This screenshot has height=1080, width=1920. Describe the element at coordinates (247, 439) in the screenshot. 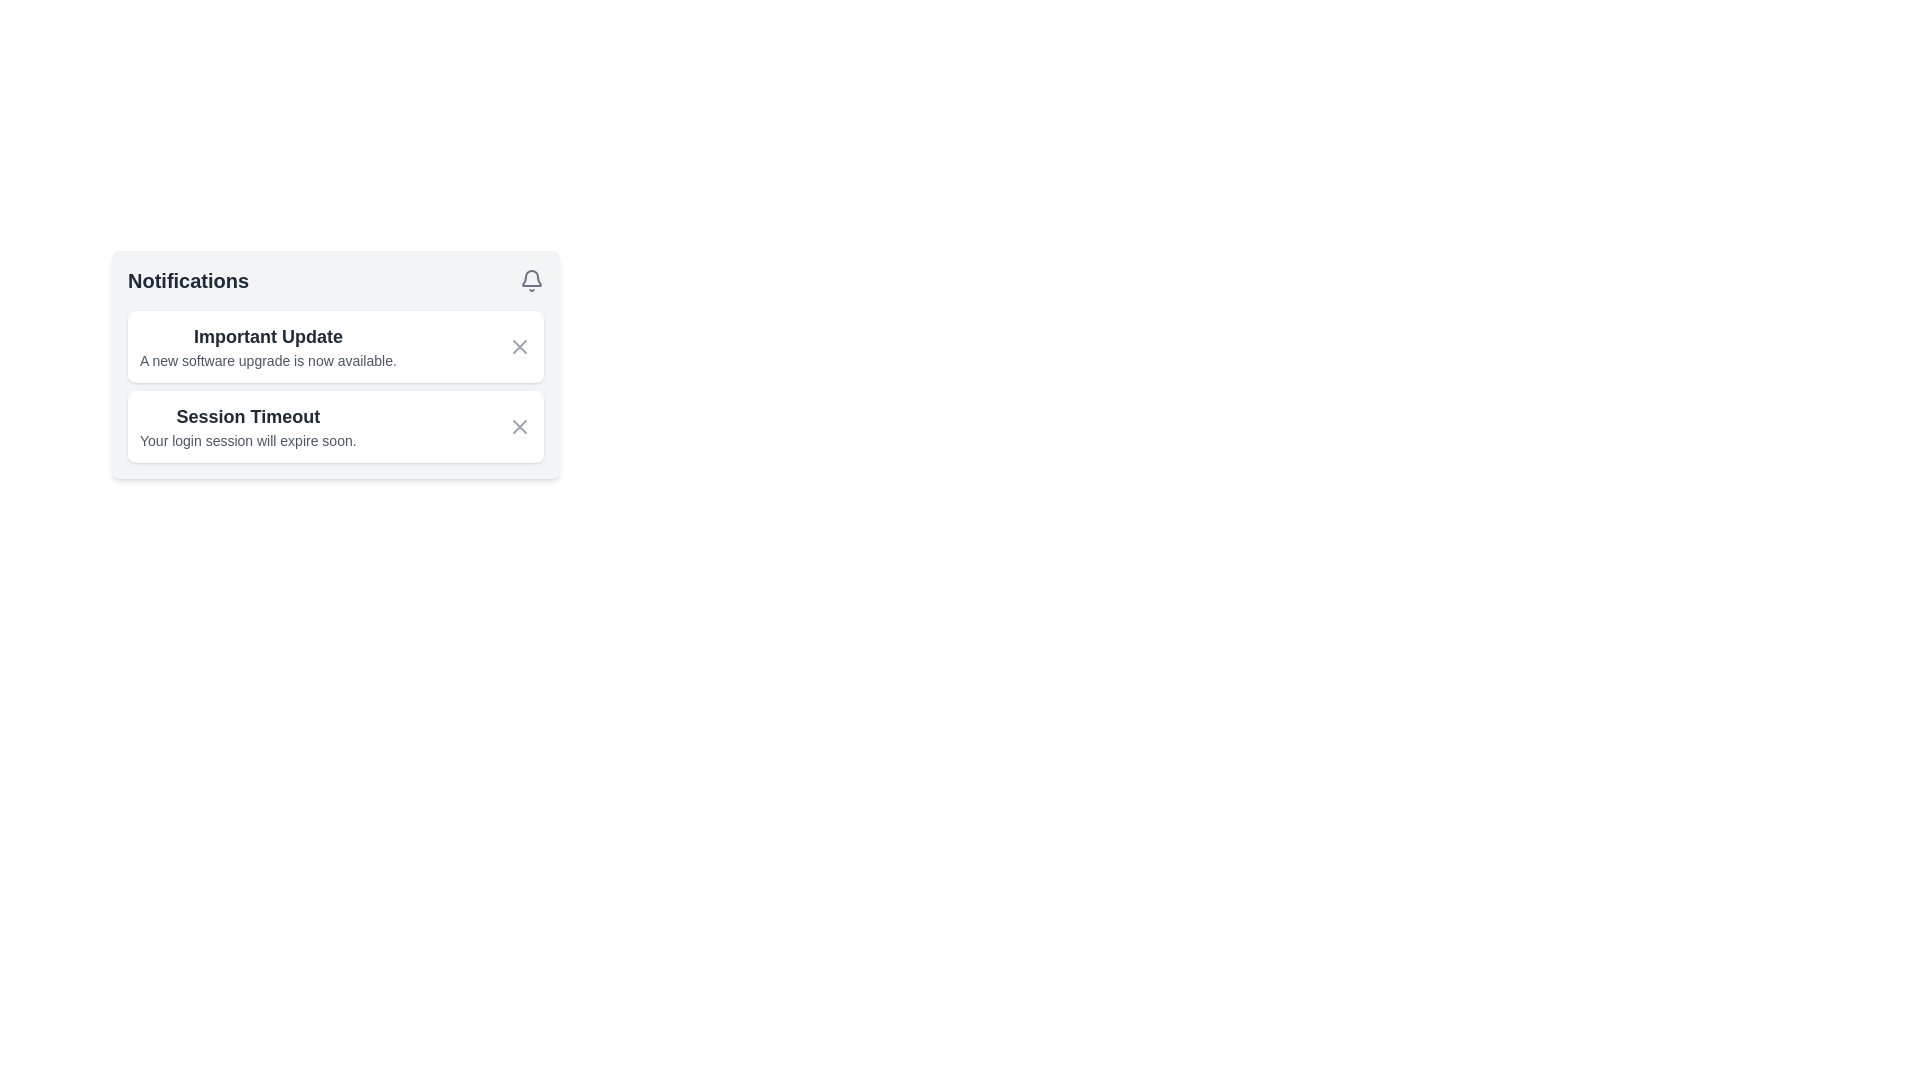

I see `the static text stating 'Your login session will expire soon.' which is styled with a small, gray font and located below the 'Session Timeout' header in the notification card` at that location.